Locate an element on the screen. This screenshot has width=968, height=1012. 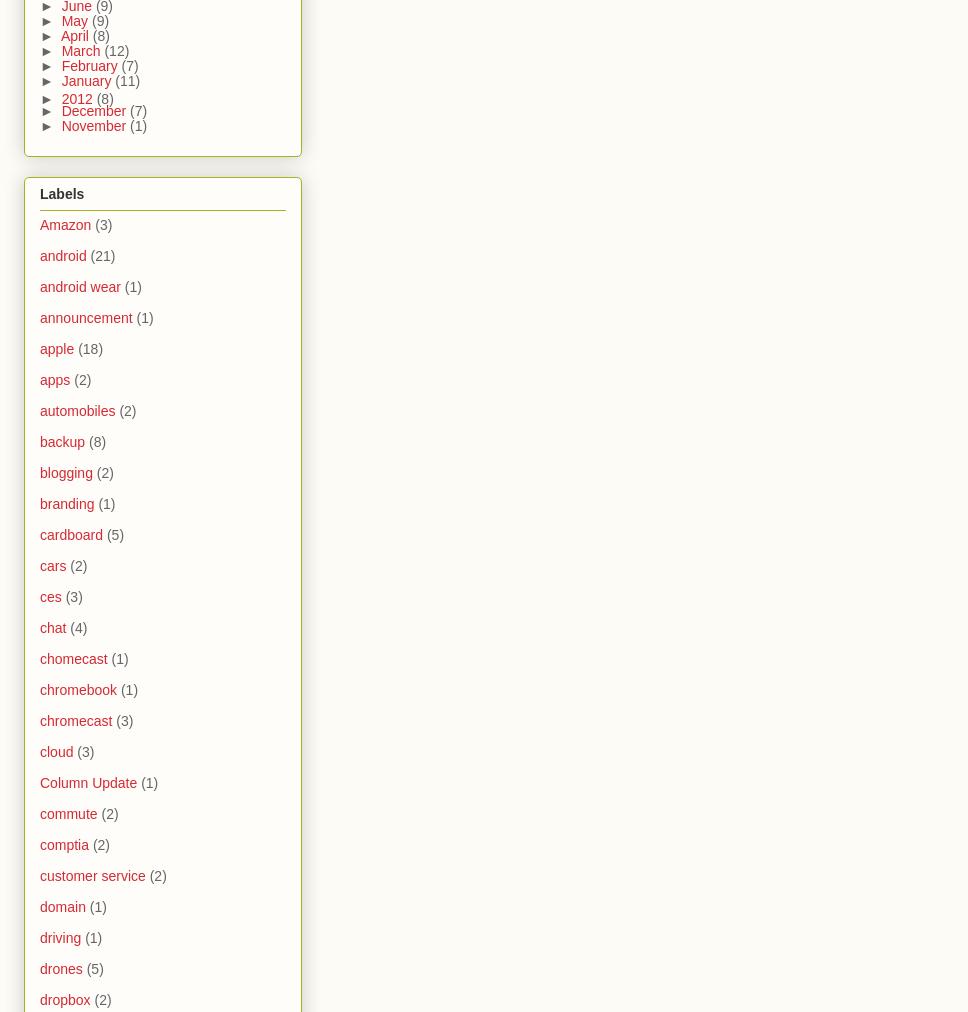
'apps' is located at coordinates (53, 380).